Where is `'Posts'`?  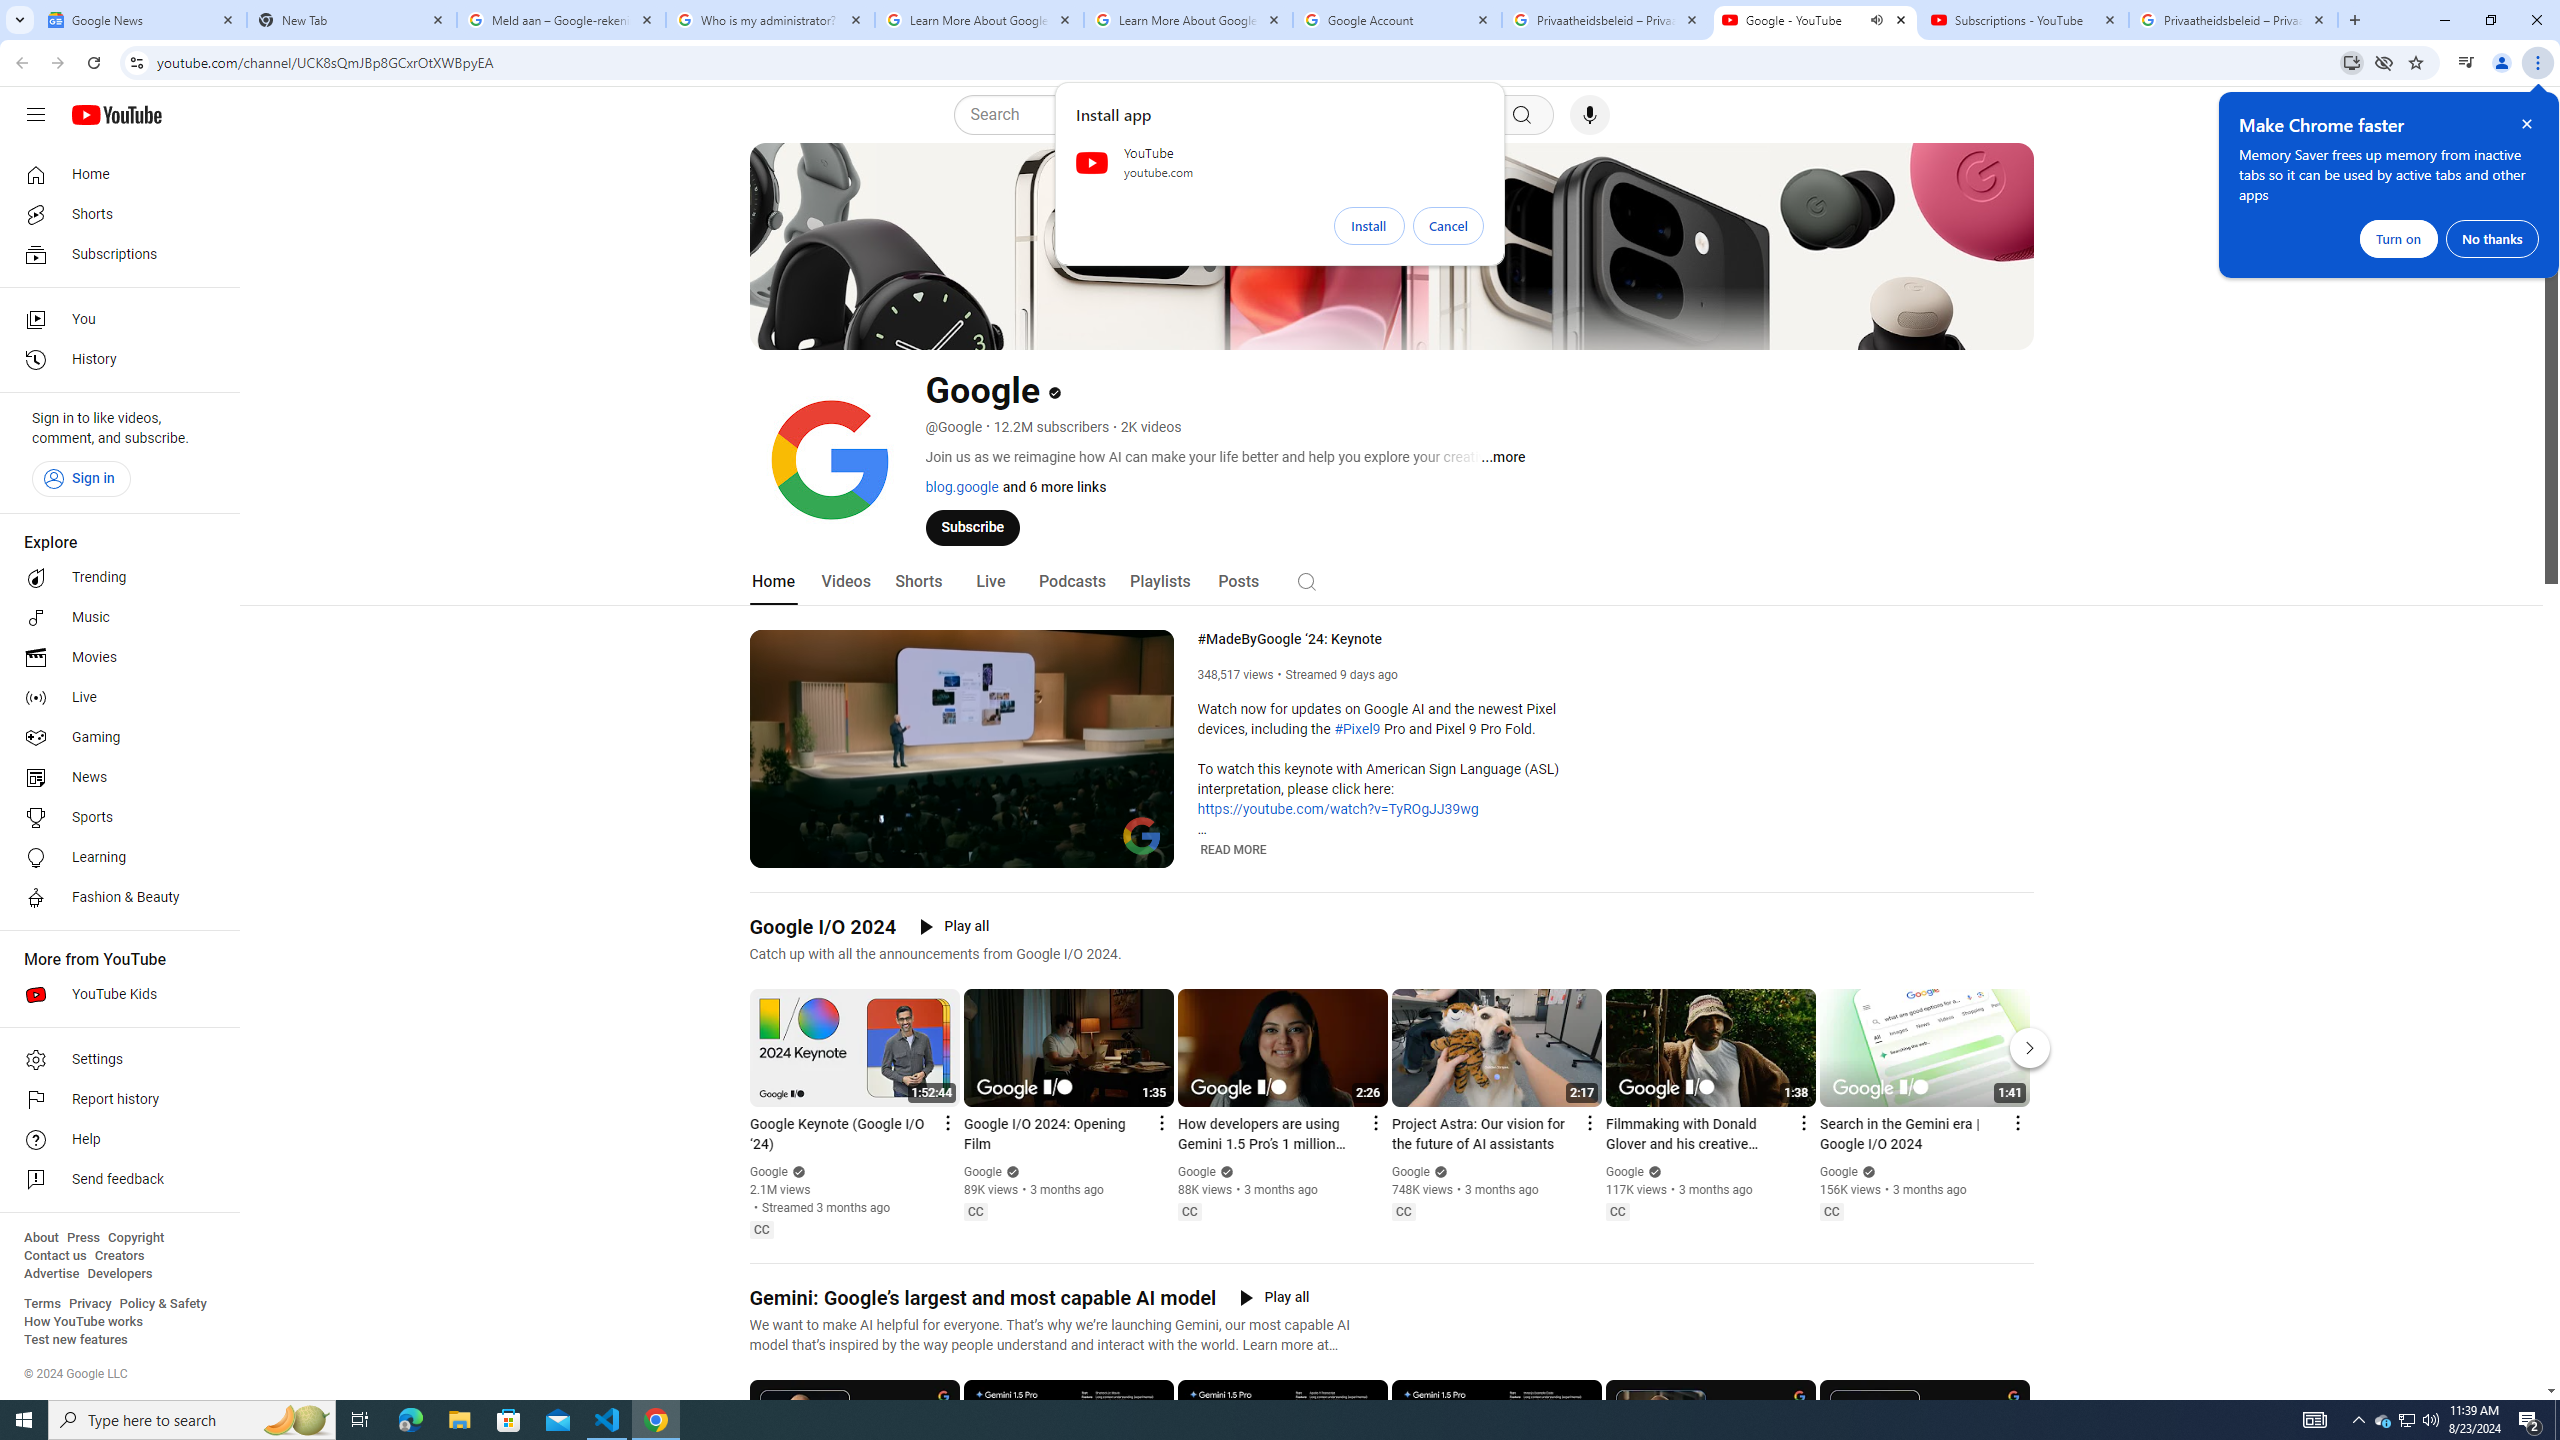 'Posts' is located at coordinates (1236, 581).